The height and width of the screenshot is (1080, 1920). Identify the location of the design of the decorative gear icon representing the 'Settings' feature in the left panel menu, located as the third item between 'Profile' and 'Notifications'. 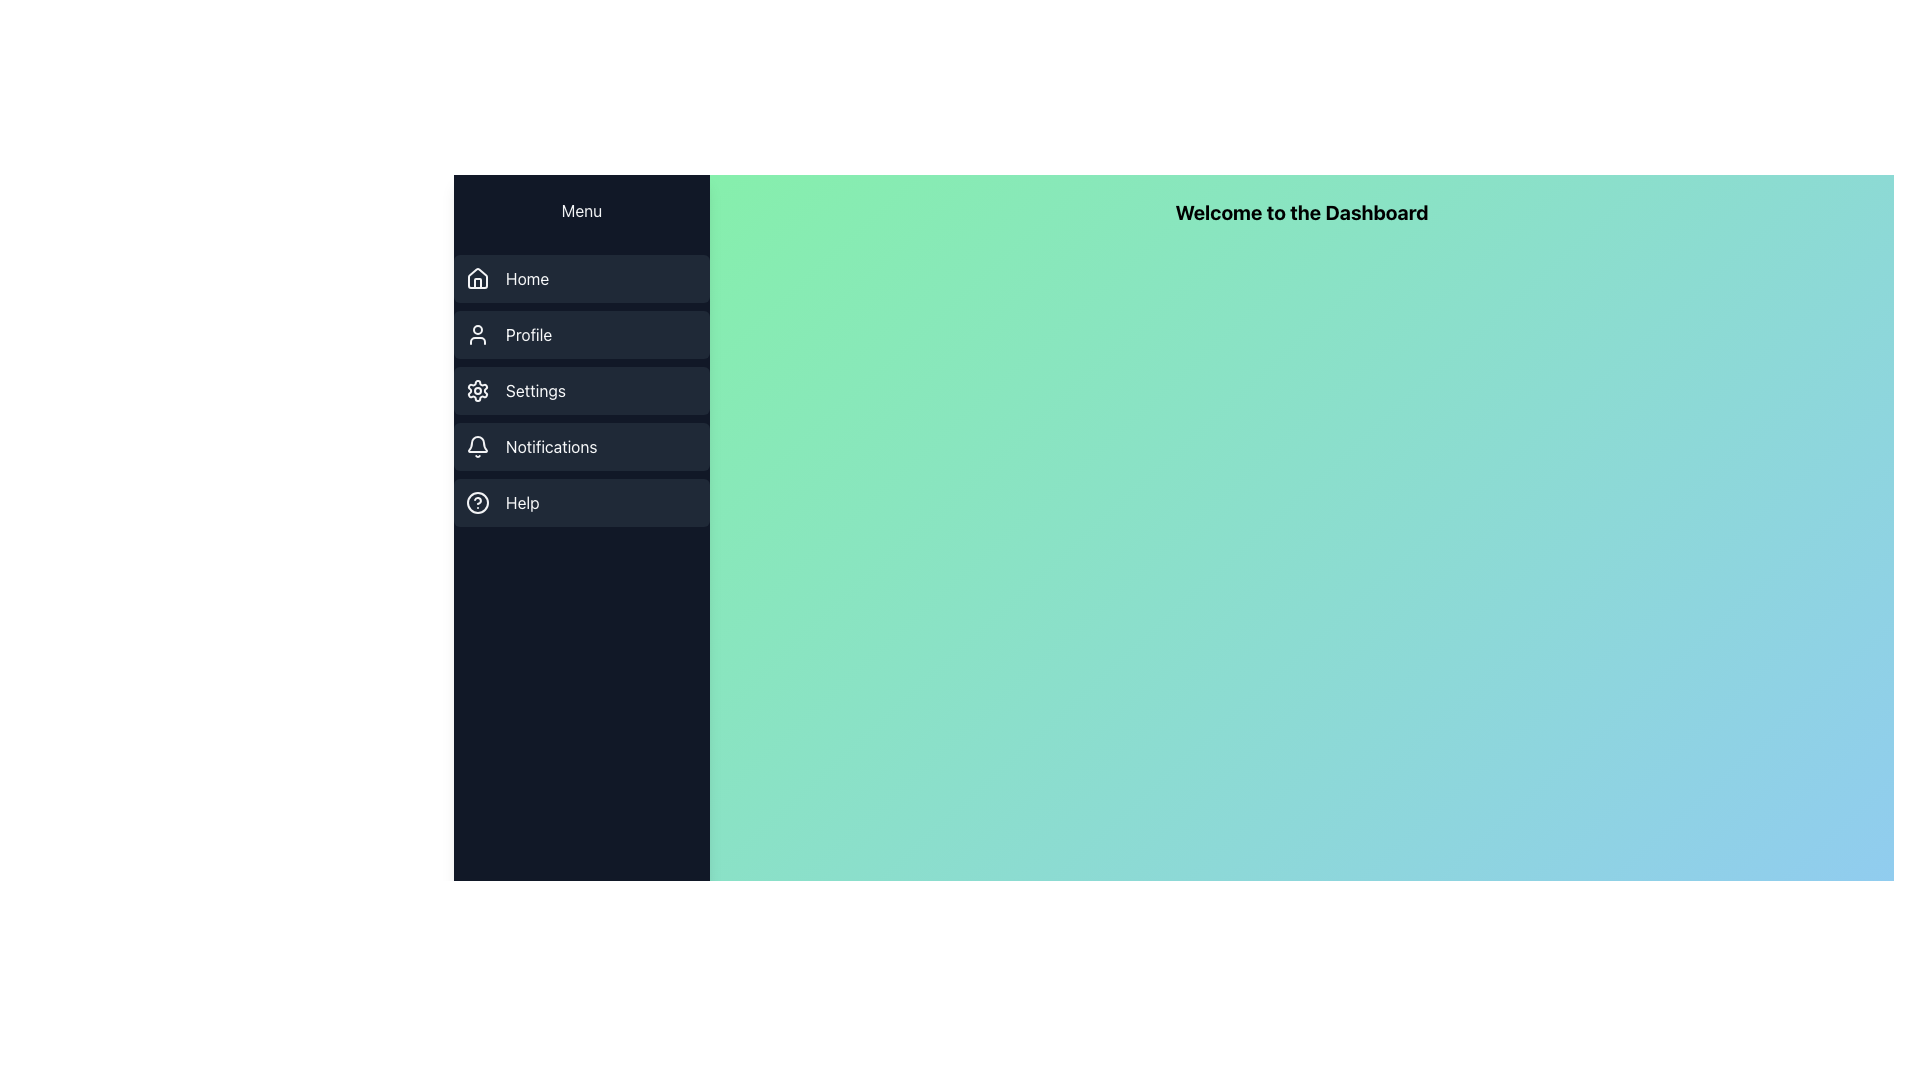
(477, 390).